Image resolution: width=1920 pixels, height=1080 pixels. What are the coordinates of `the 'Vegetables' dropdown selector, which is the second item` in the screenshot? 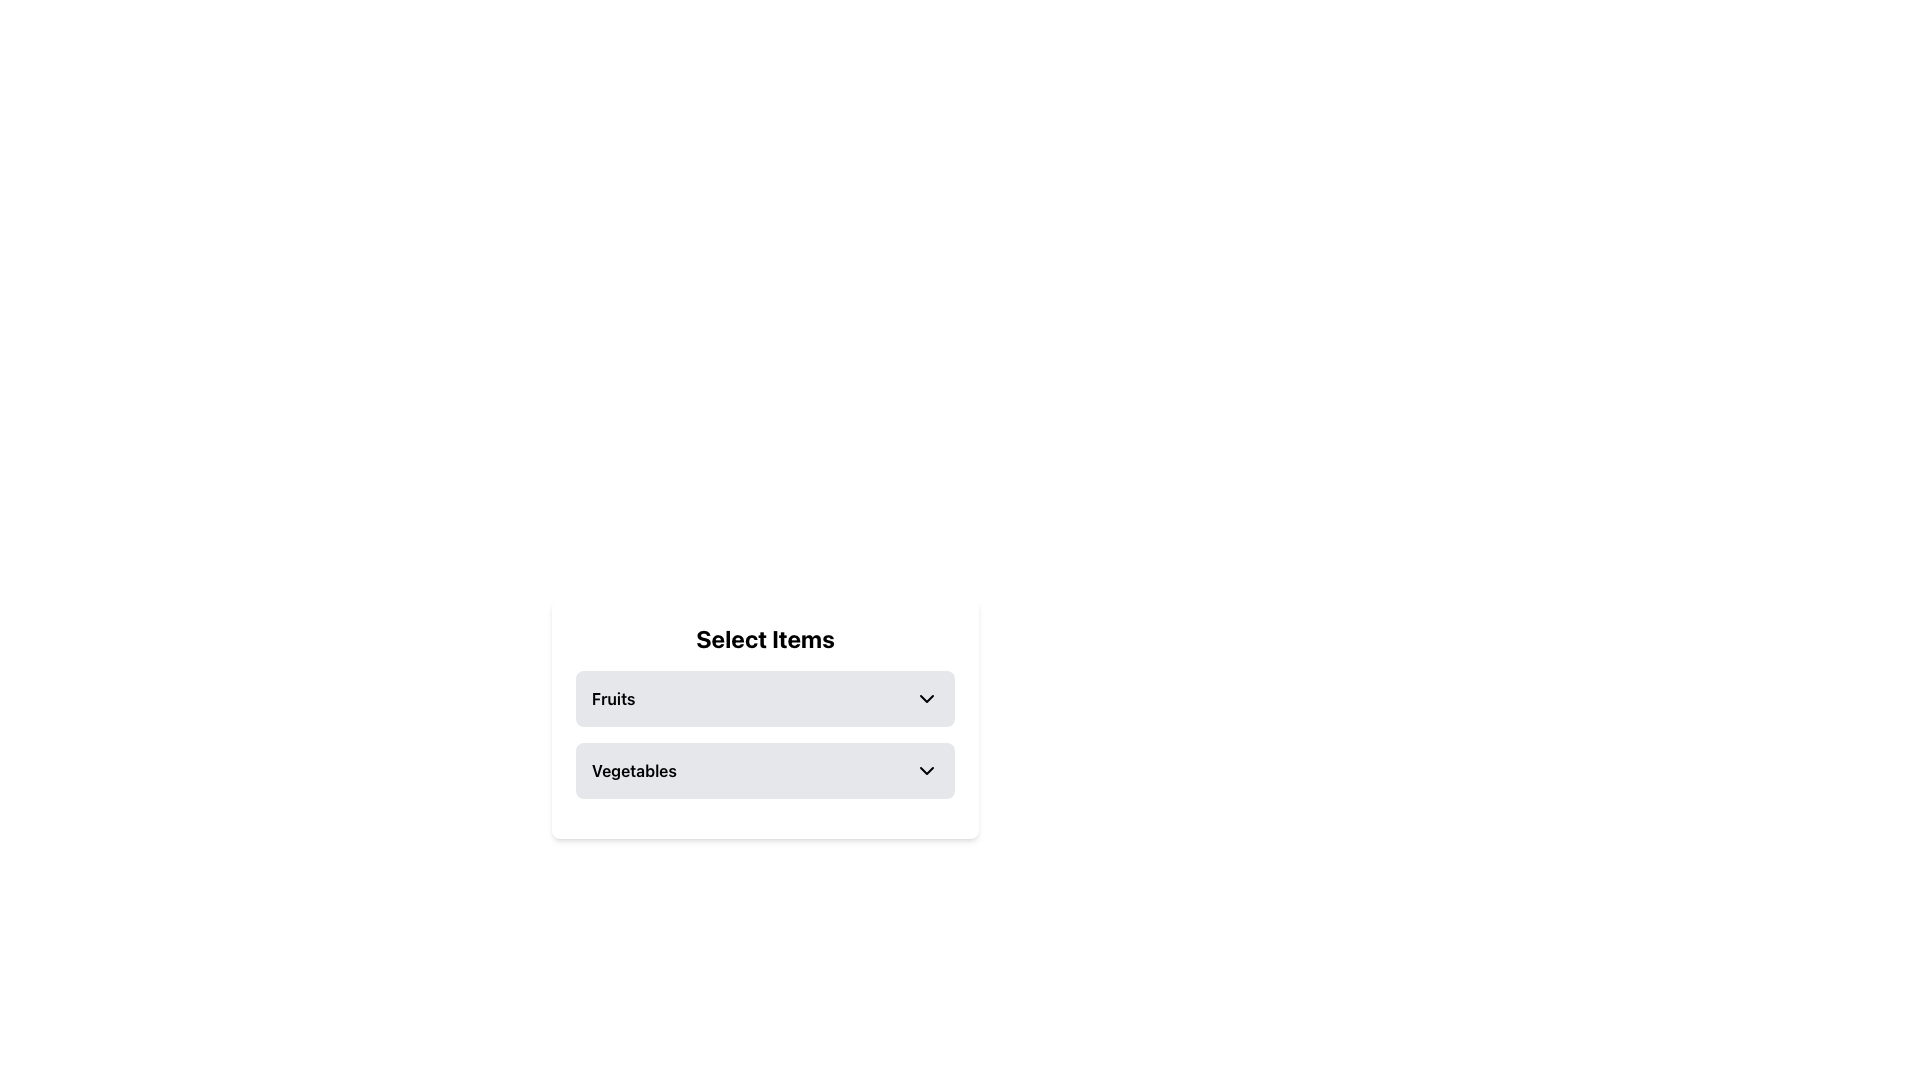 It's located at (764, 770).